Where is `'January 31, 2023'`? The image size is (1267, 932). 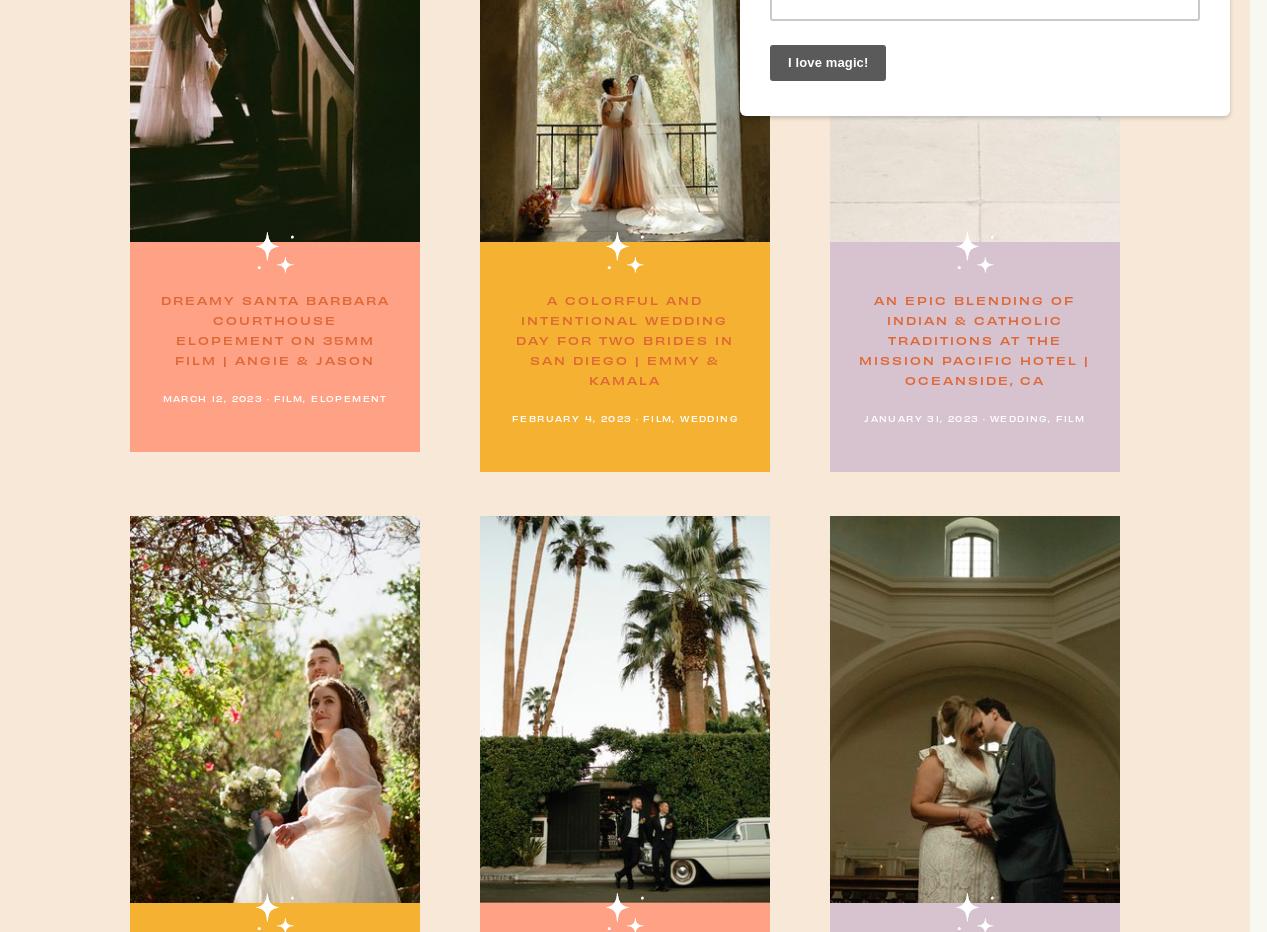 'January 31, 2023' is located at coordinates (920, 417).